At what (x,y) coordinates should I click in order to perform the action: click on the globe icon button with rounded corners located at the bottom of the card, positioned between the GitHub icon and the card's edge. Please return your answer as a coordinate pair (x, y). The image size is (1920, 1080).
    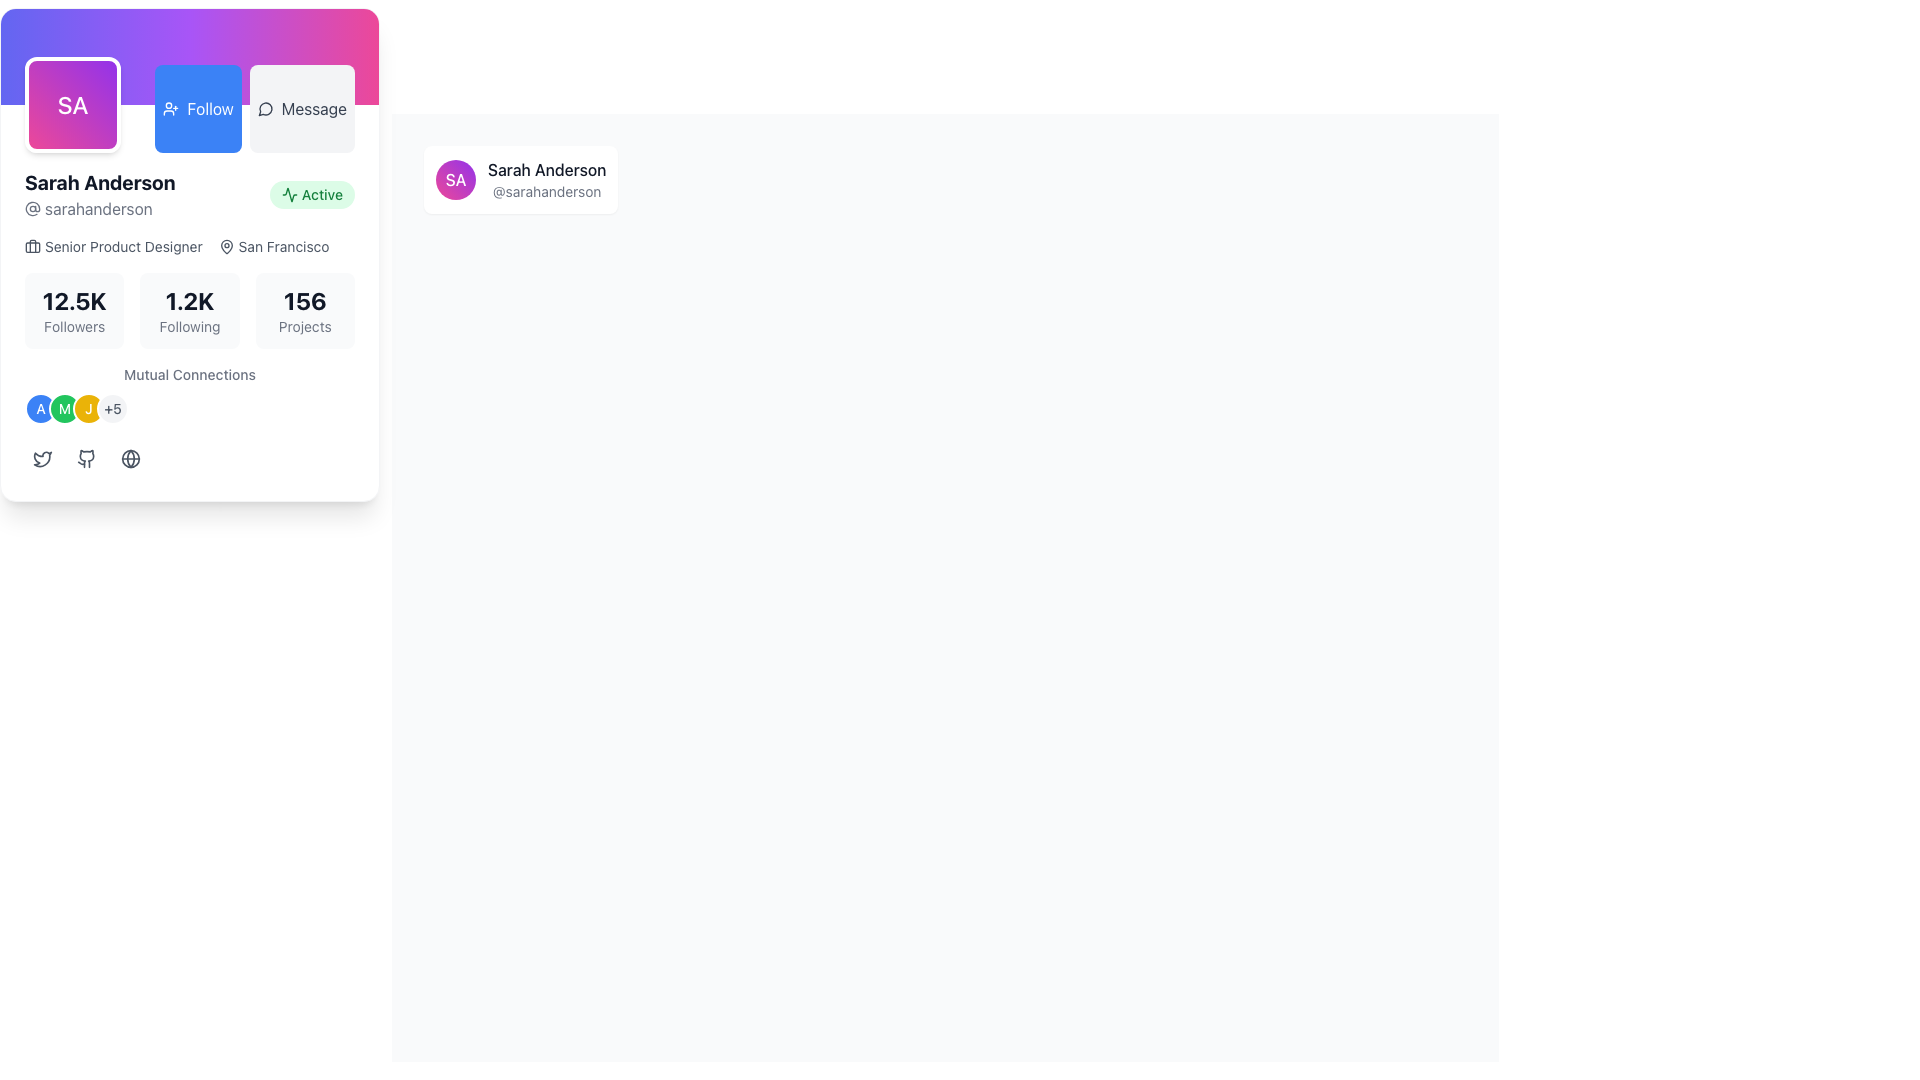
    Looking at the image, I should click on (129, 459).